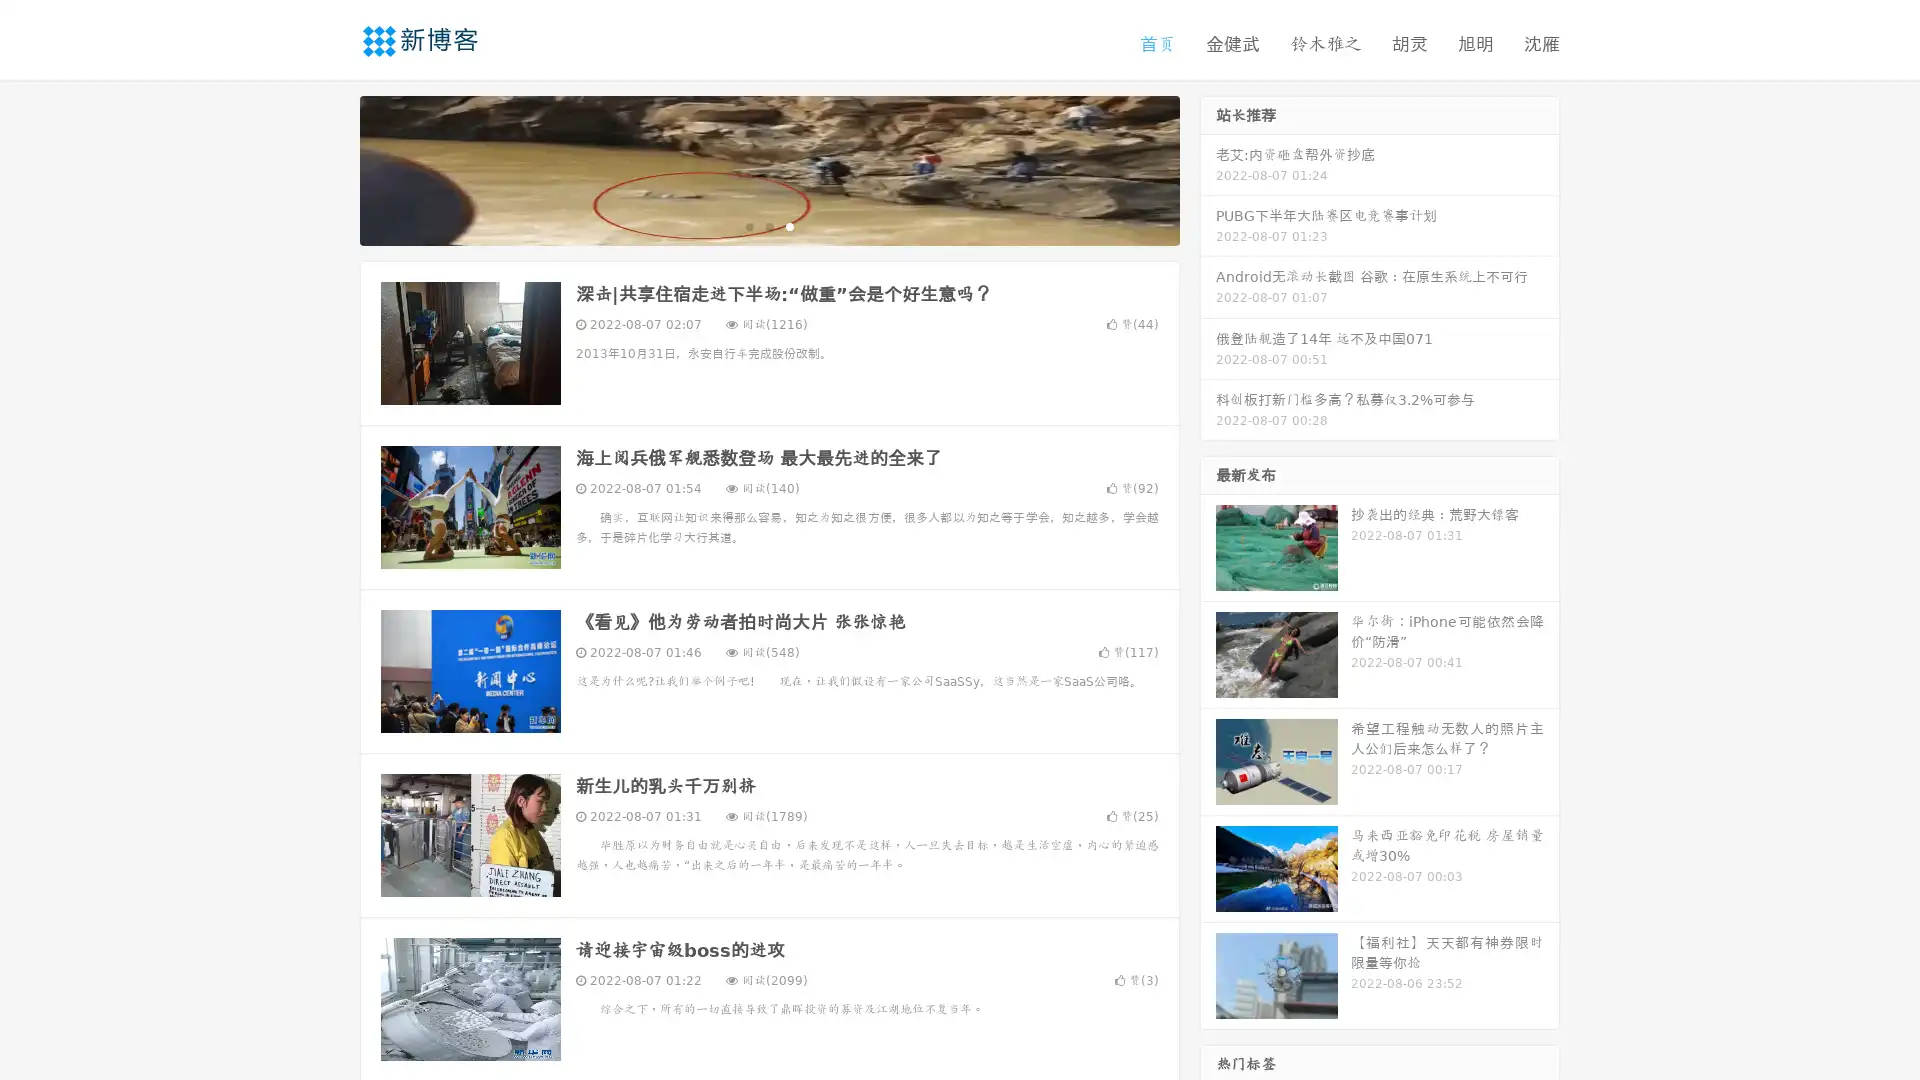  Describe the element at coordinates (748, 225) in the screenshot. I see `Go to slide 1` at that location.